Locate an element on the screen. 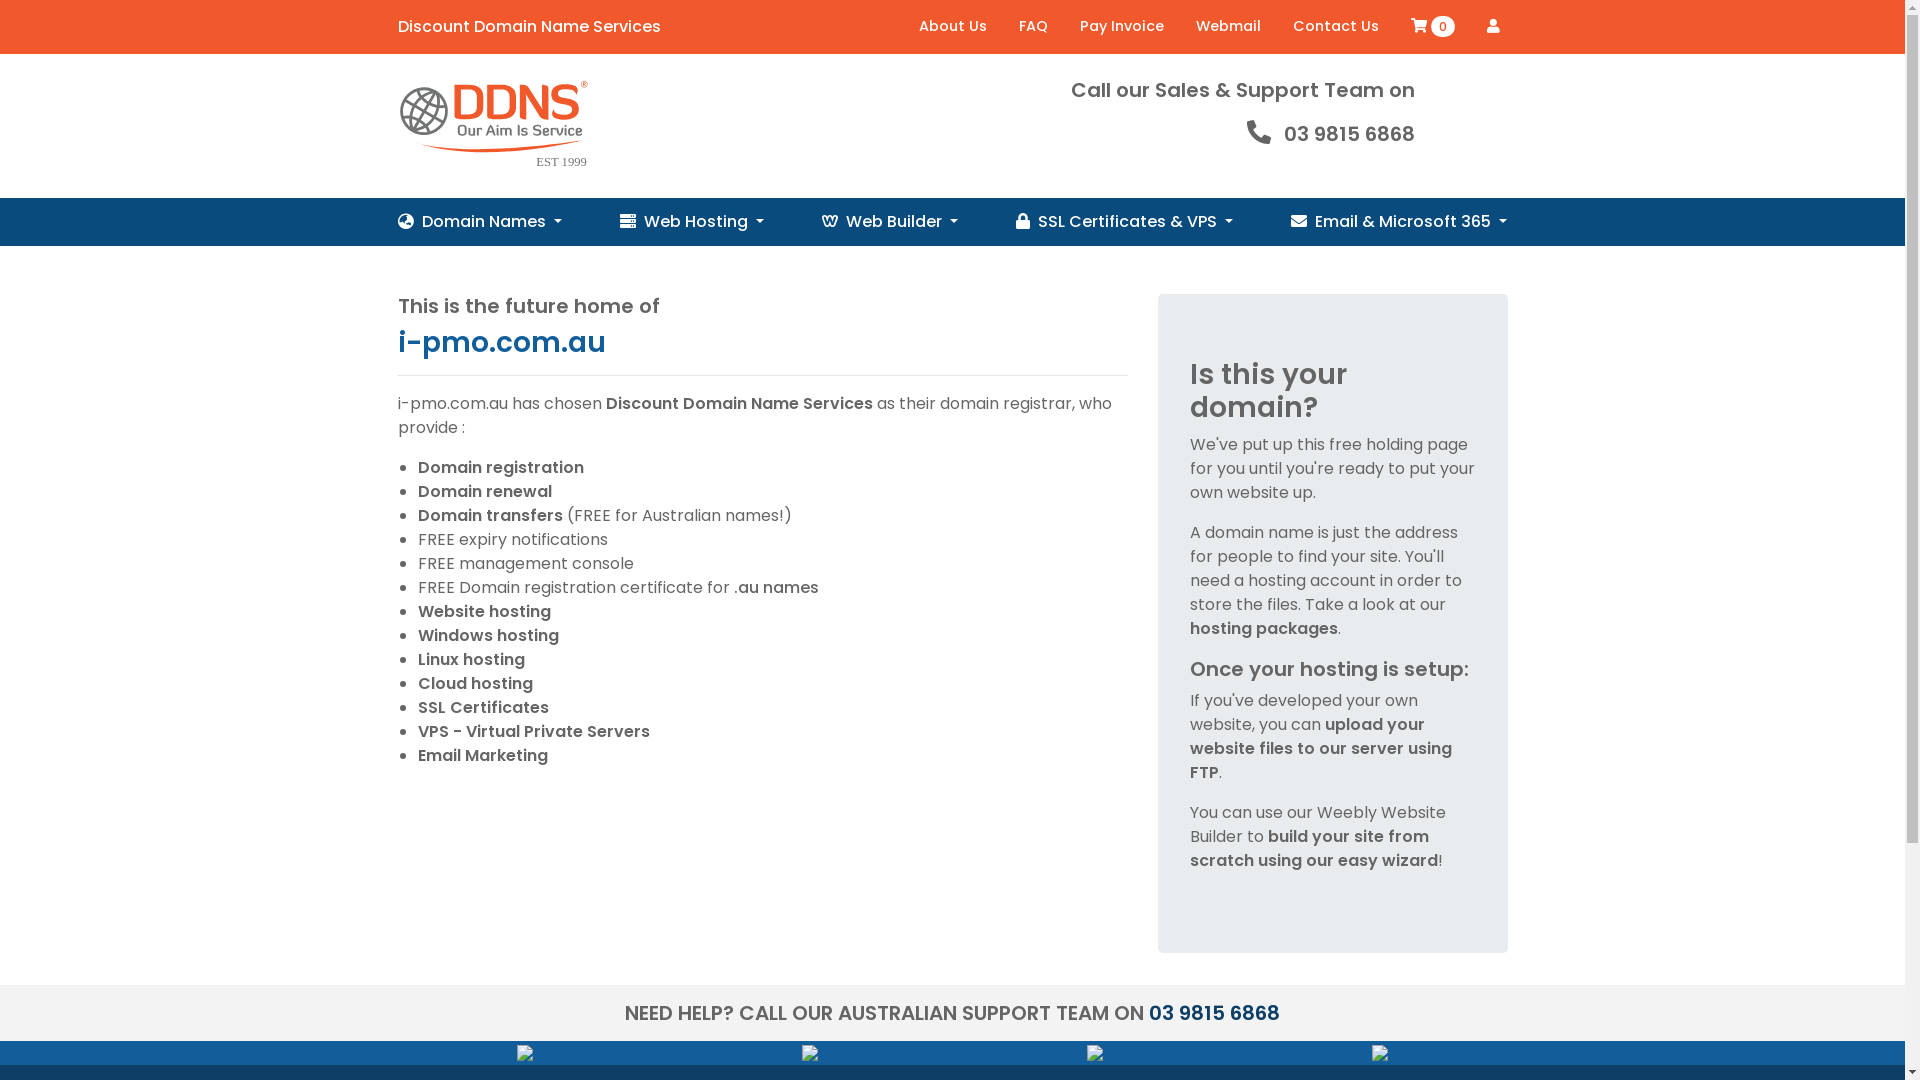 Image resolution: width=1920 pixels, height=1080 pixels. 'Domain registration' is located at coordinates (416, 467).